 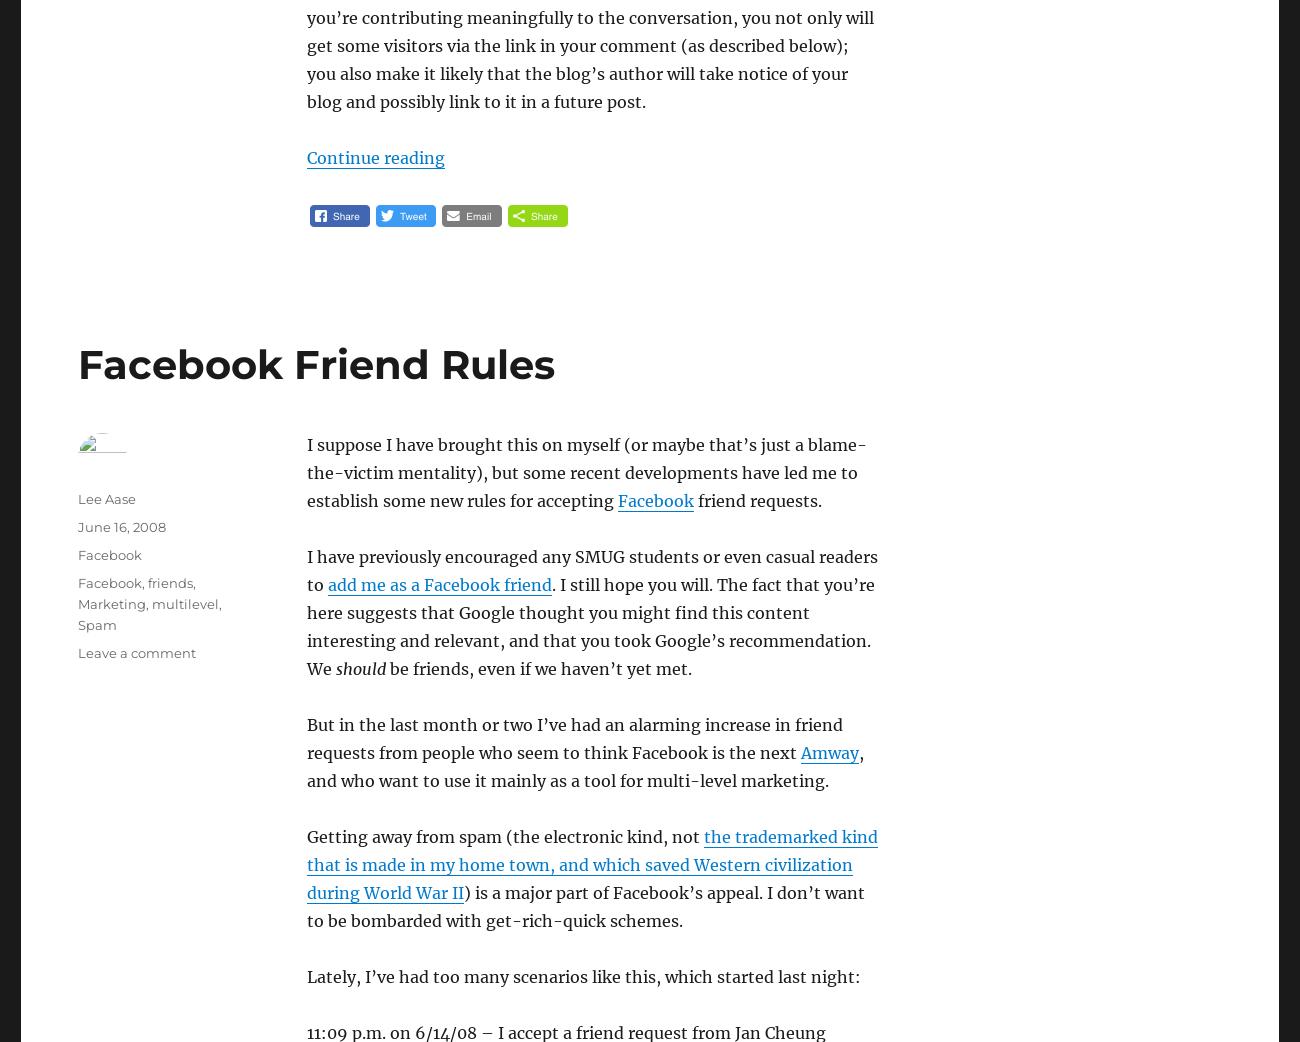 I want to click on 'Marketing', so click(x=111, y=603).